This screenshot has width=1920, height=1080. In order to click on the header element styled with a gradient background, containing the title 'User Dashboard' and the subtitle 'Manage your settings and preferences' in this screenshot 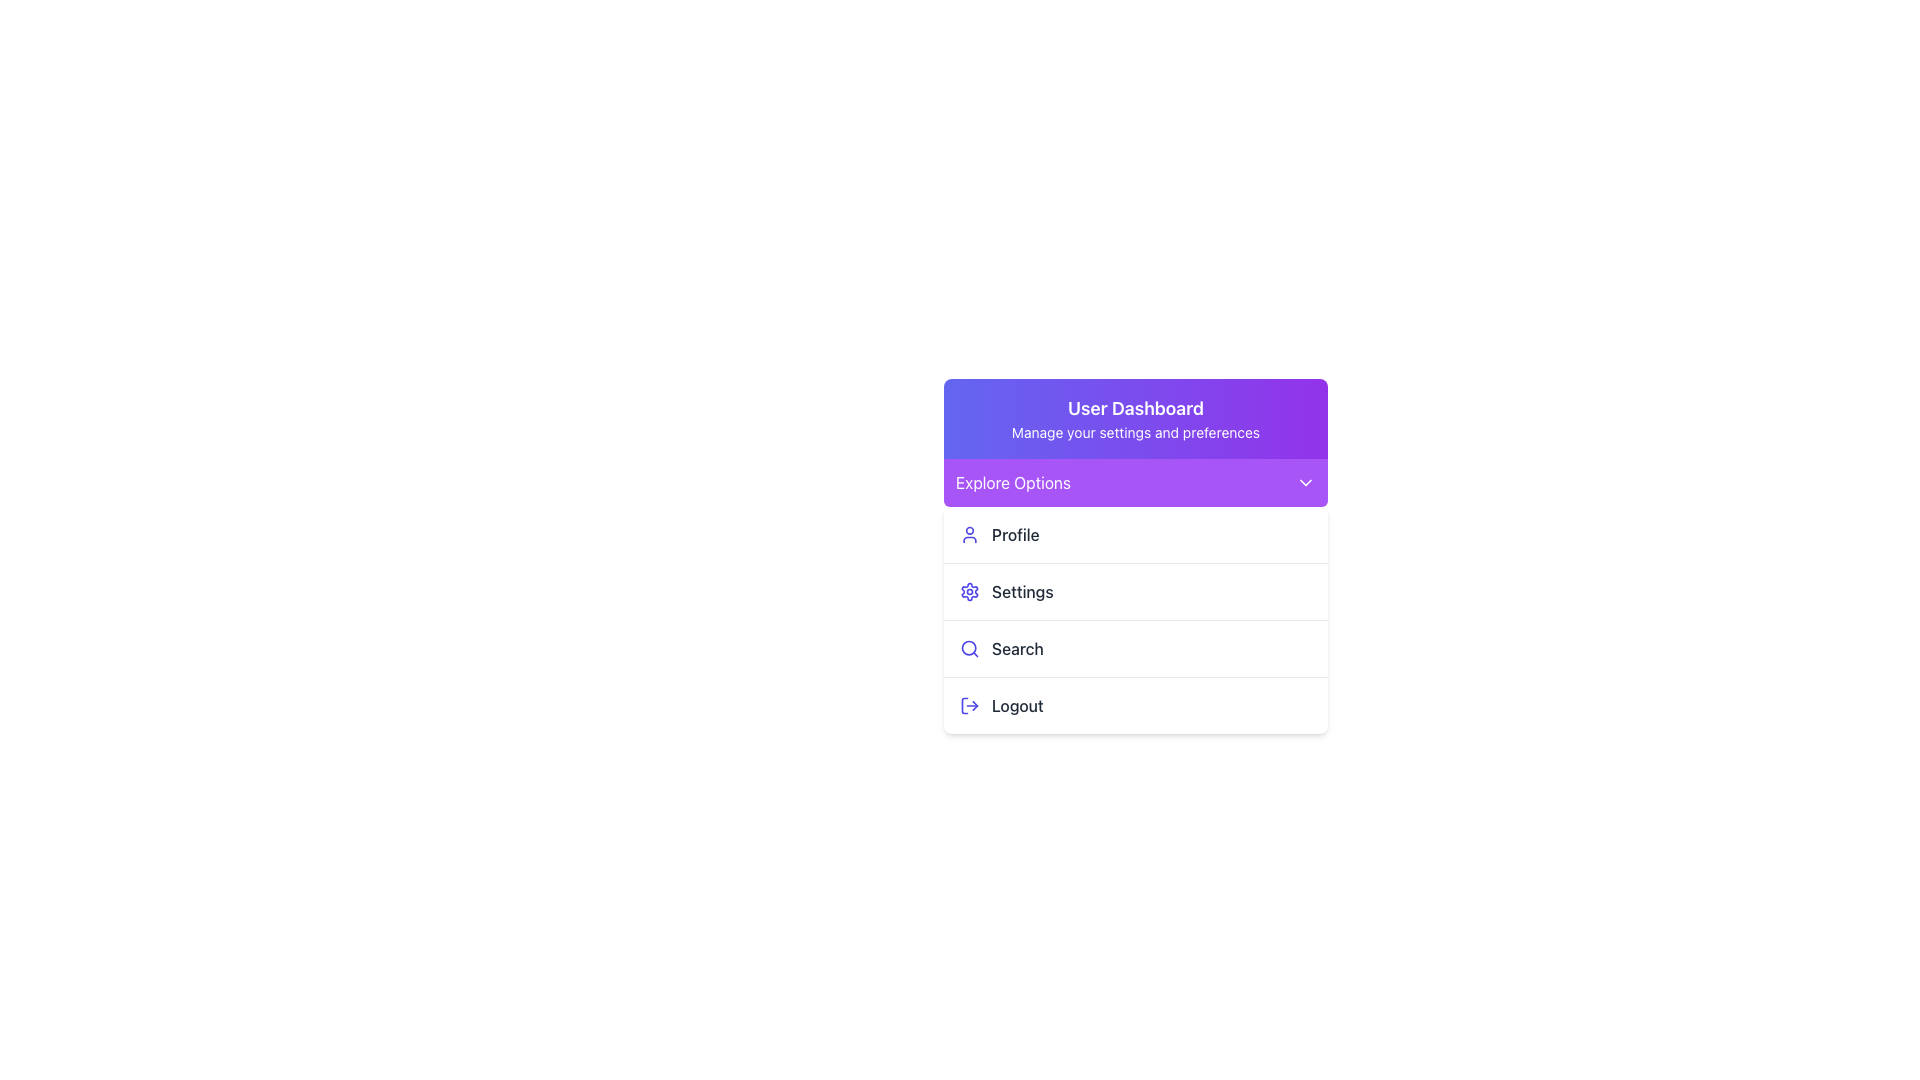, I will do `click(1136, 418)`.